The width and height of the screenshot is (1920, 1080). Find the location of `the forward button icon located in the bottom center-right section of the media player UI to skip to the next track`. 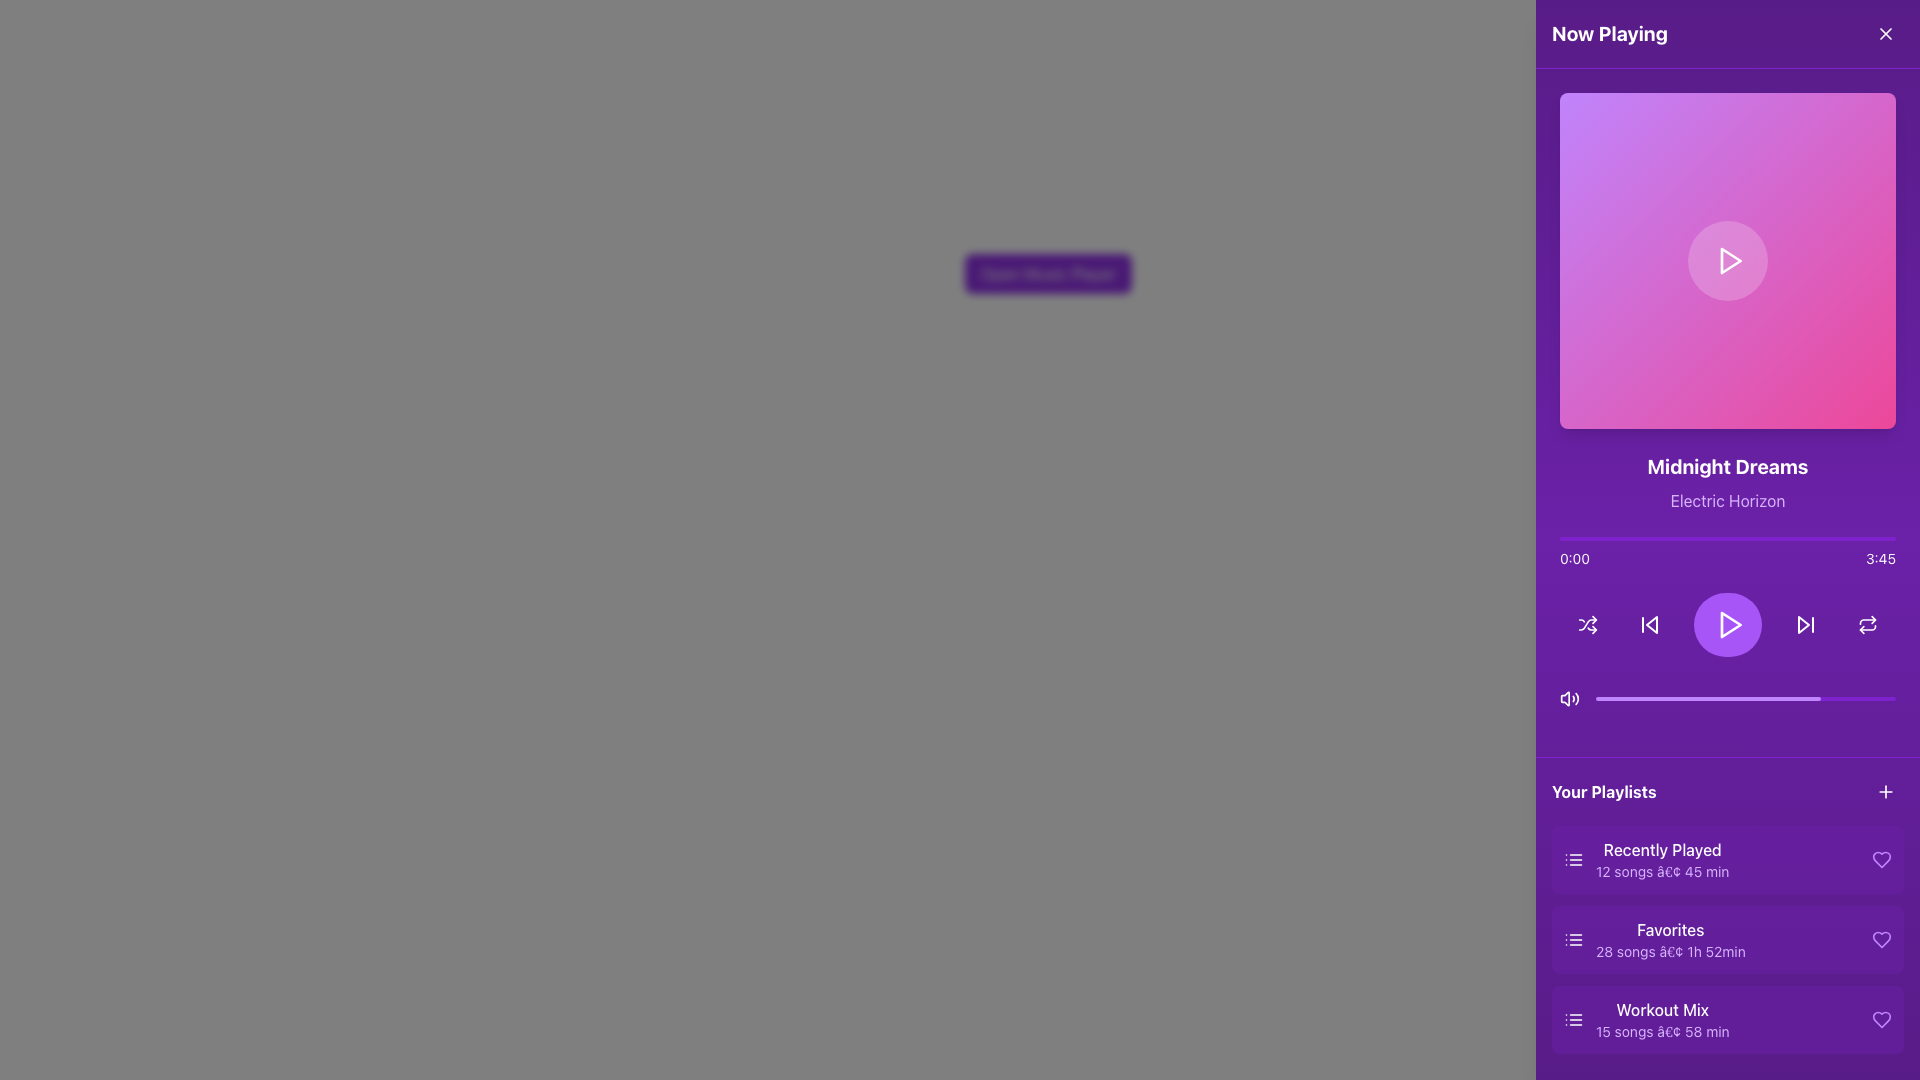

the forward button icon located in the bottom center-right section of the media player UI to skip to the next track is located at coordinates (1804, 623).